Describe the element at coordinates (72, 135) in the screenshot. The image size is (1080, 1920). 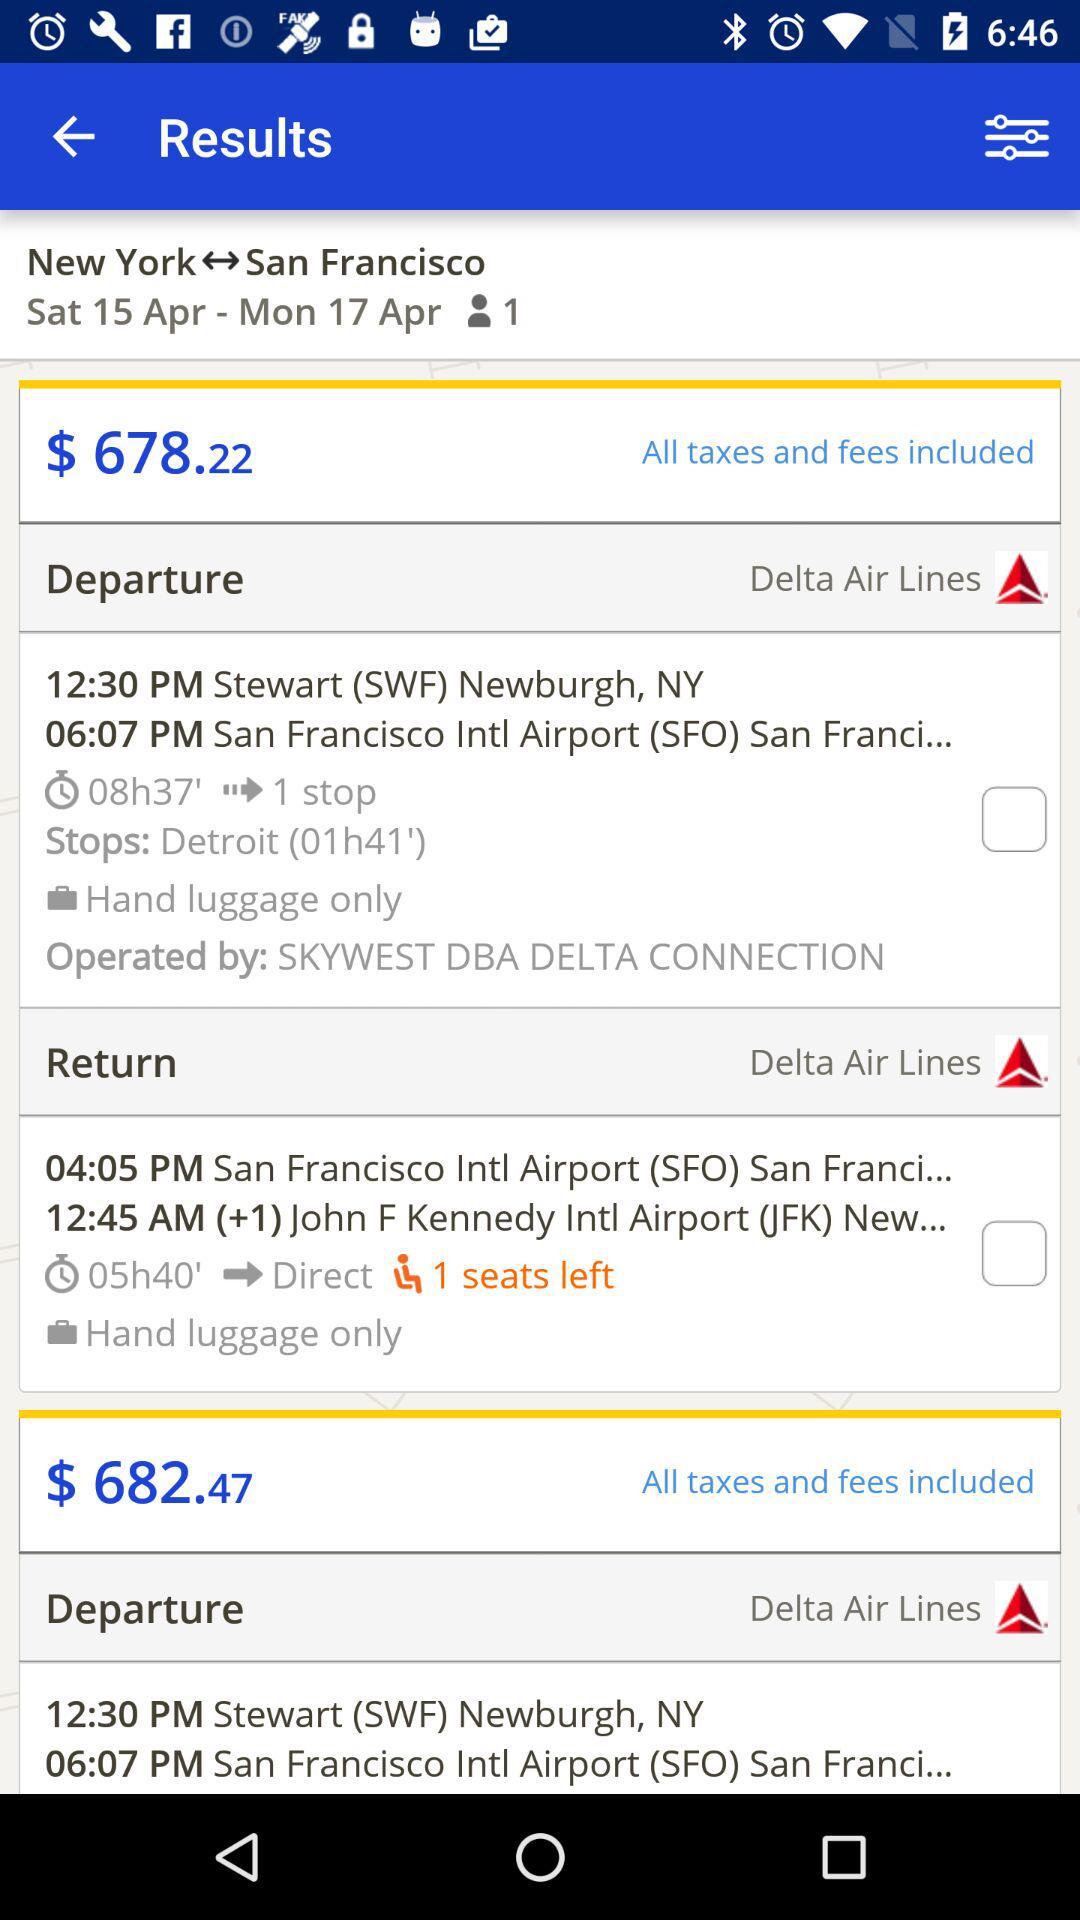
I see `the icon to the left of the results item` at that location.